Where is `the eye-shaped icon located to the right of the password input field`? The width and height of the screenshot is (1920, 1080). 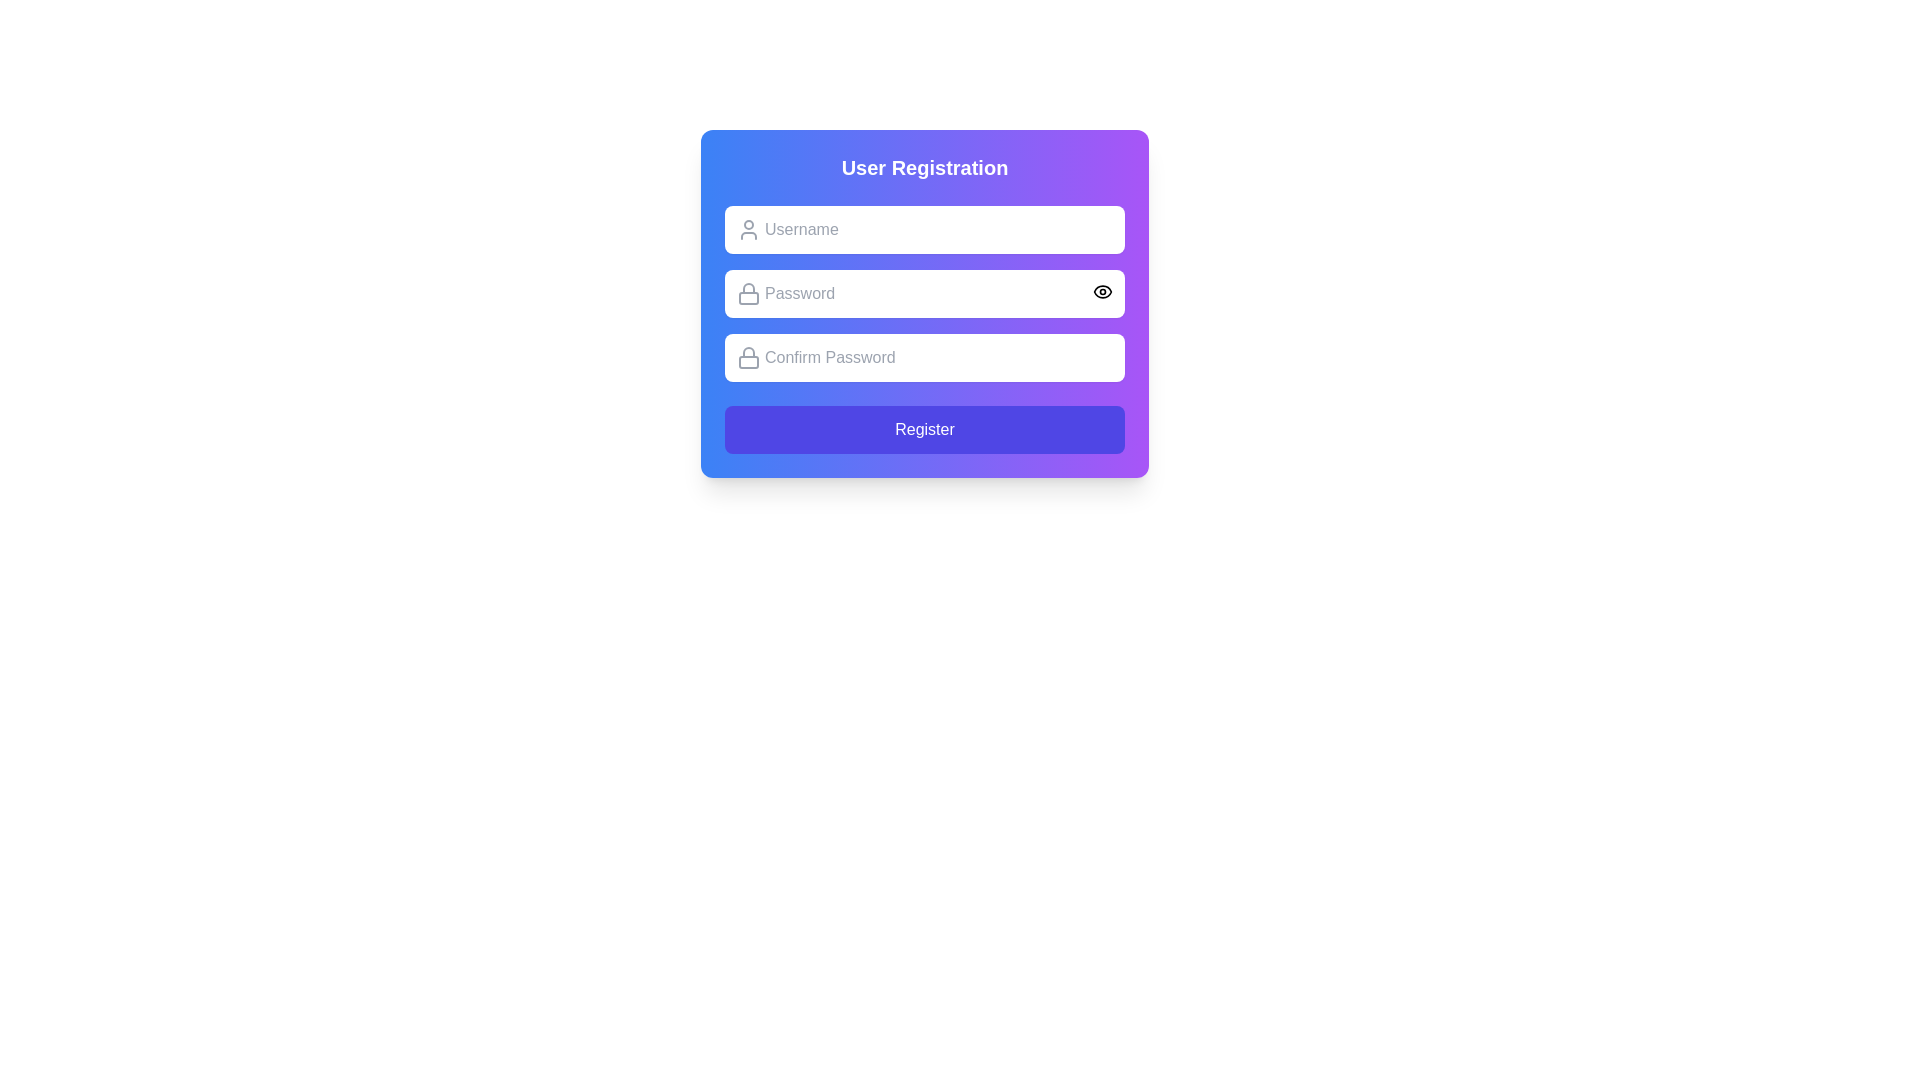 the eye-shaped icon located to the right of the password input field is located at coordinates (1102, 292).